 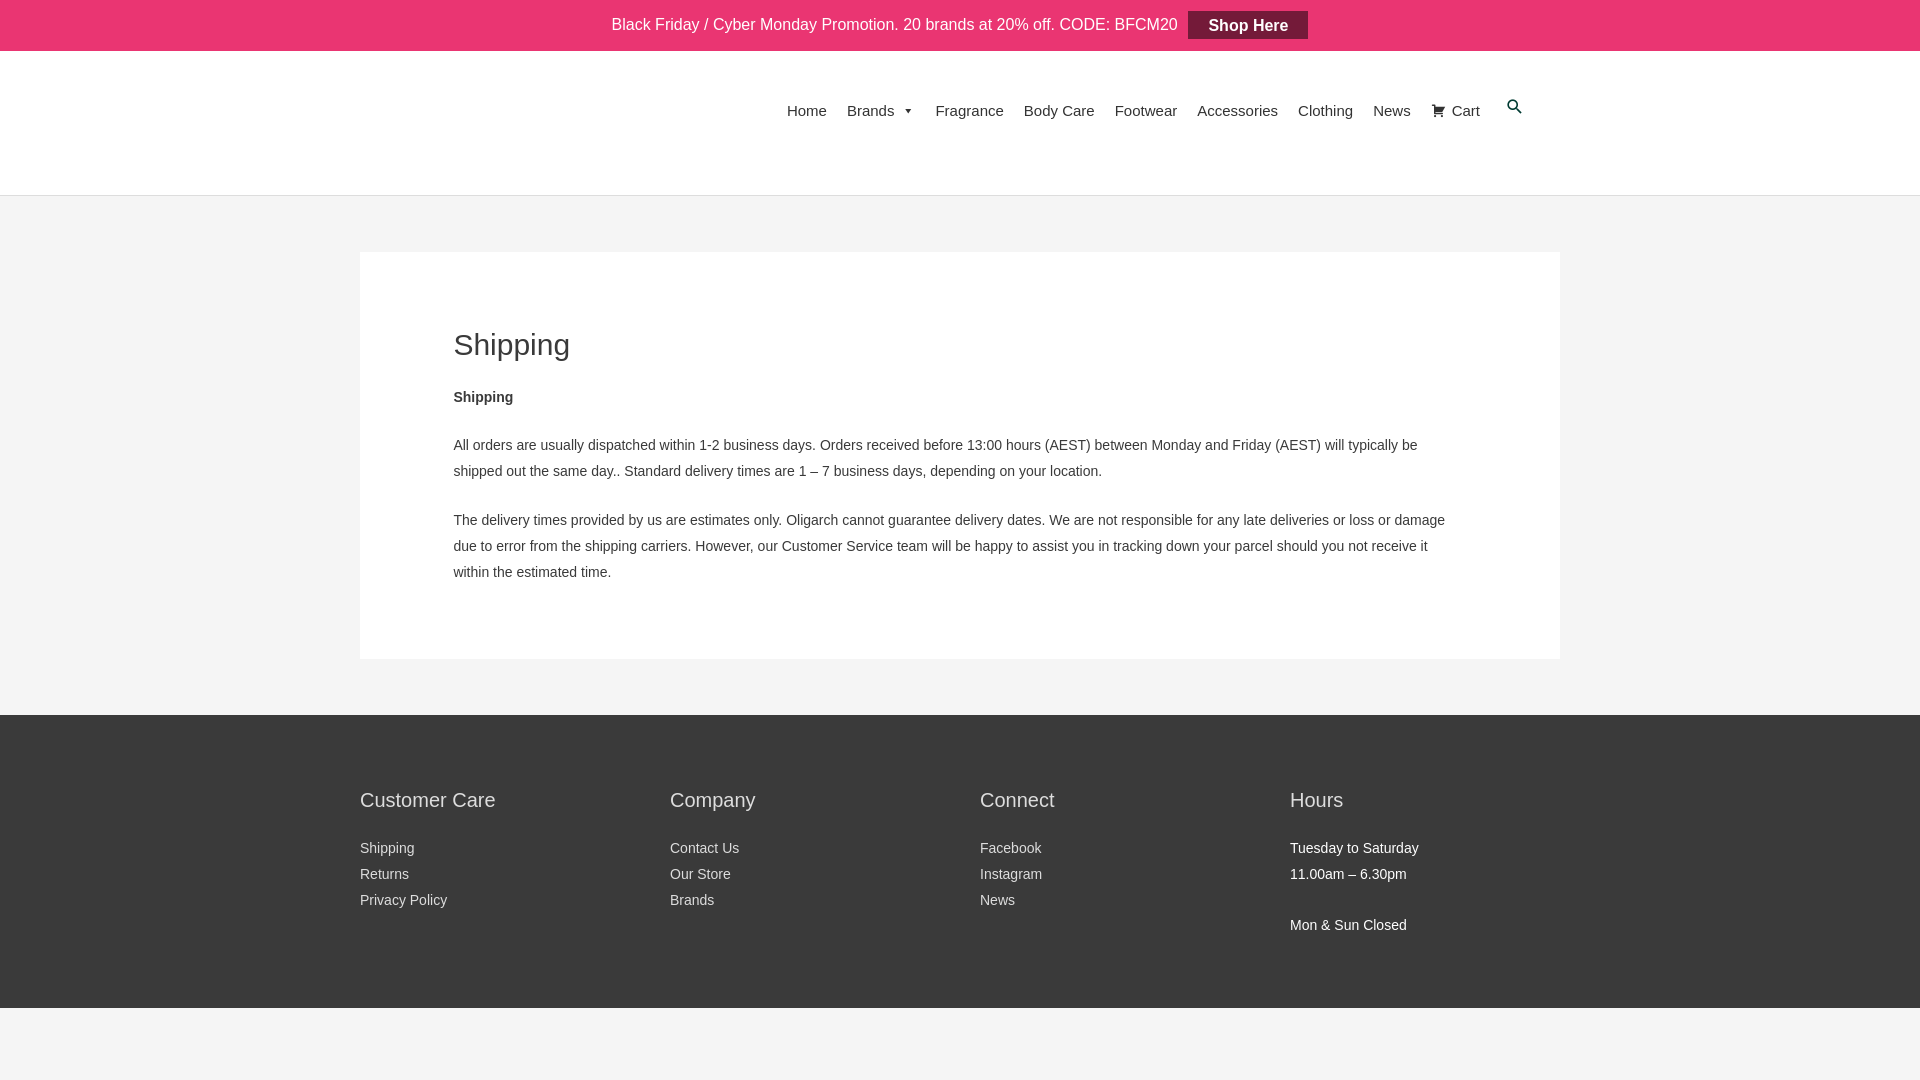 I want to click on 'Footwear', so click(x=1146, y=111).